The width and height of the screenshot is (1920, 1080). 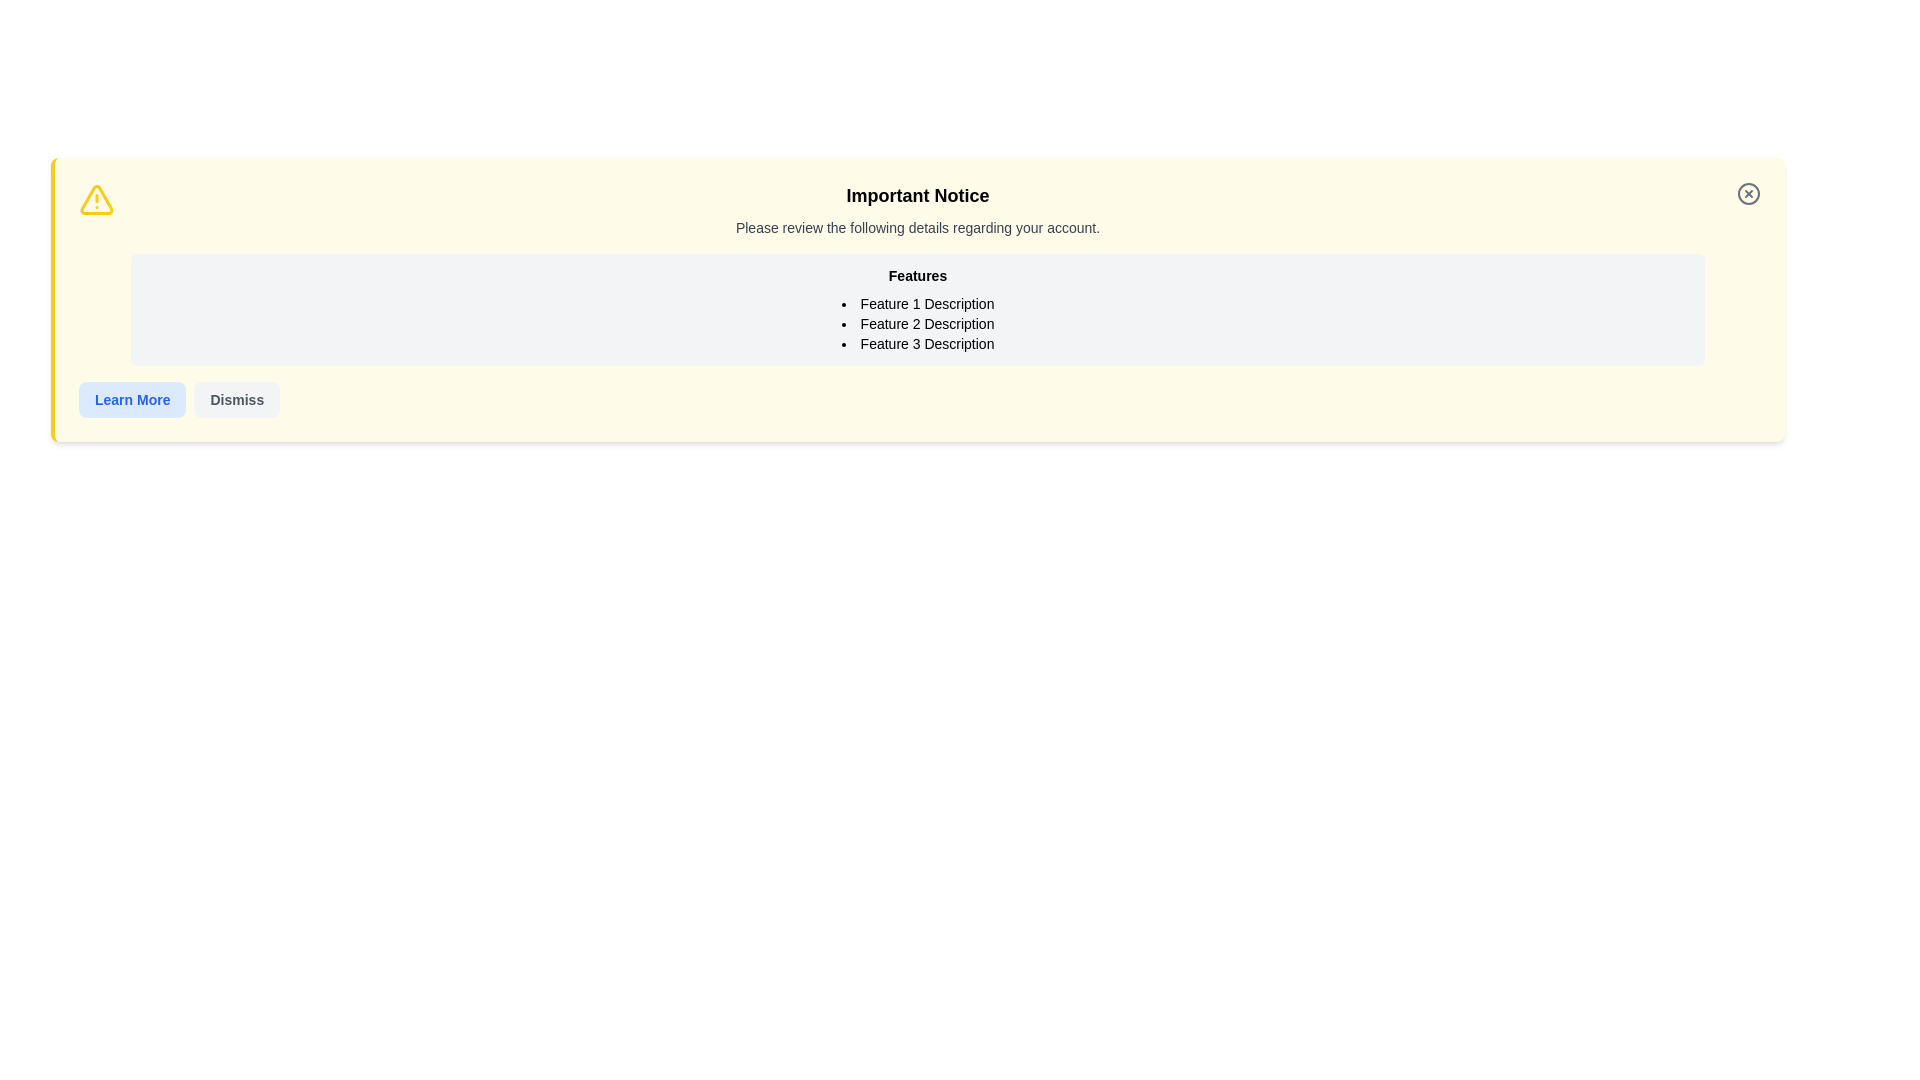 What do you see at coordinates (95, 200) in the screenshot?
I see `the warning icon located near the top-left corner of the interface, adjacent to the header 'Important Notice'` at bounding box center [95, 200].